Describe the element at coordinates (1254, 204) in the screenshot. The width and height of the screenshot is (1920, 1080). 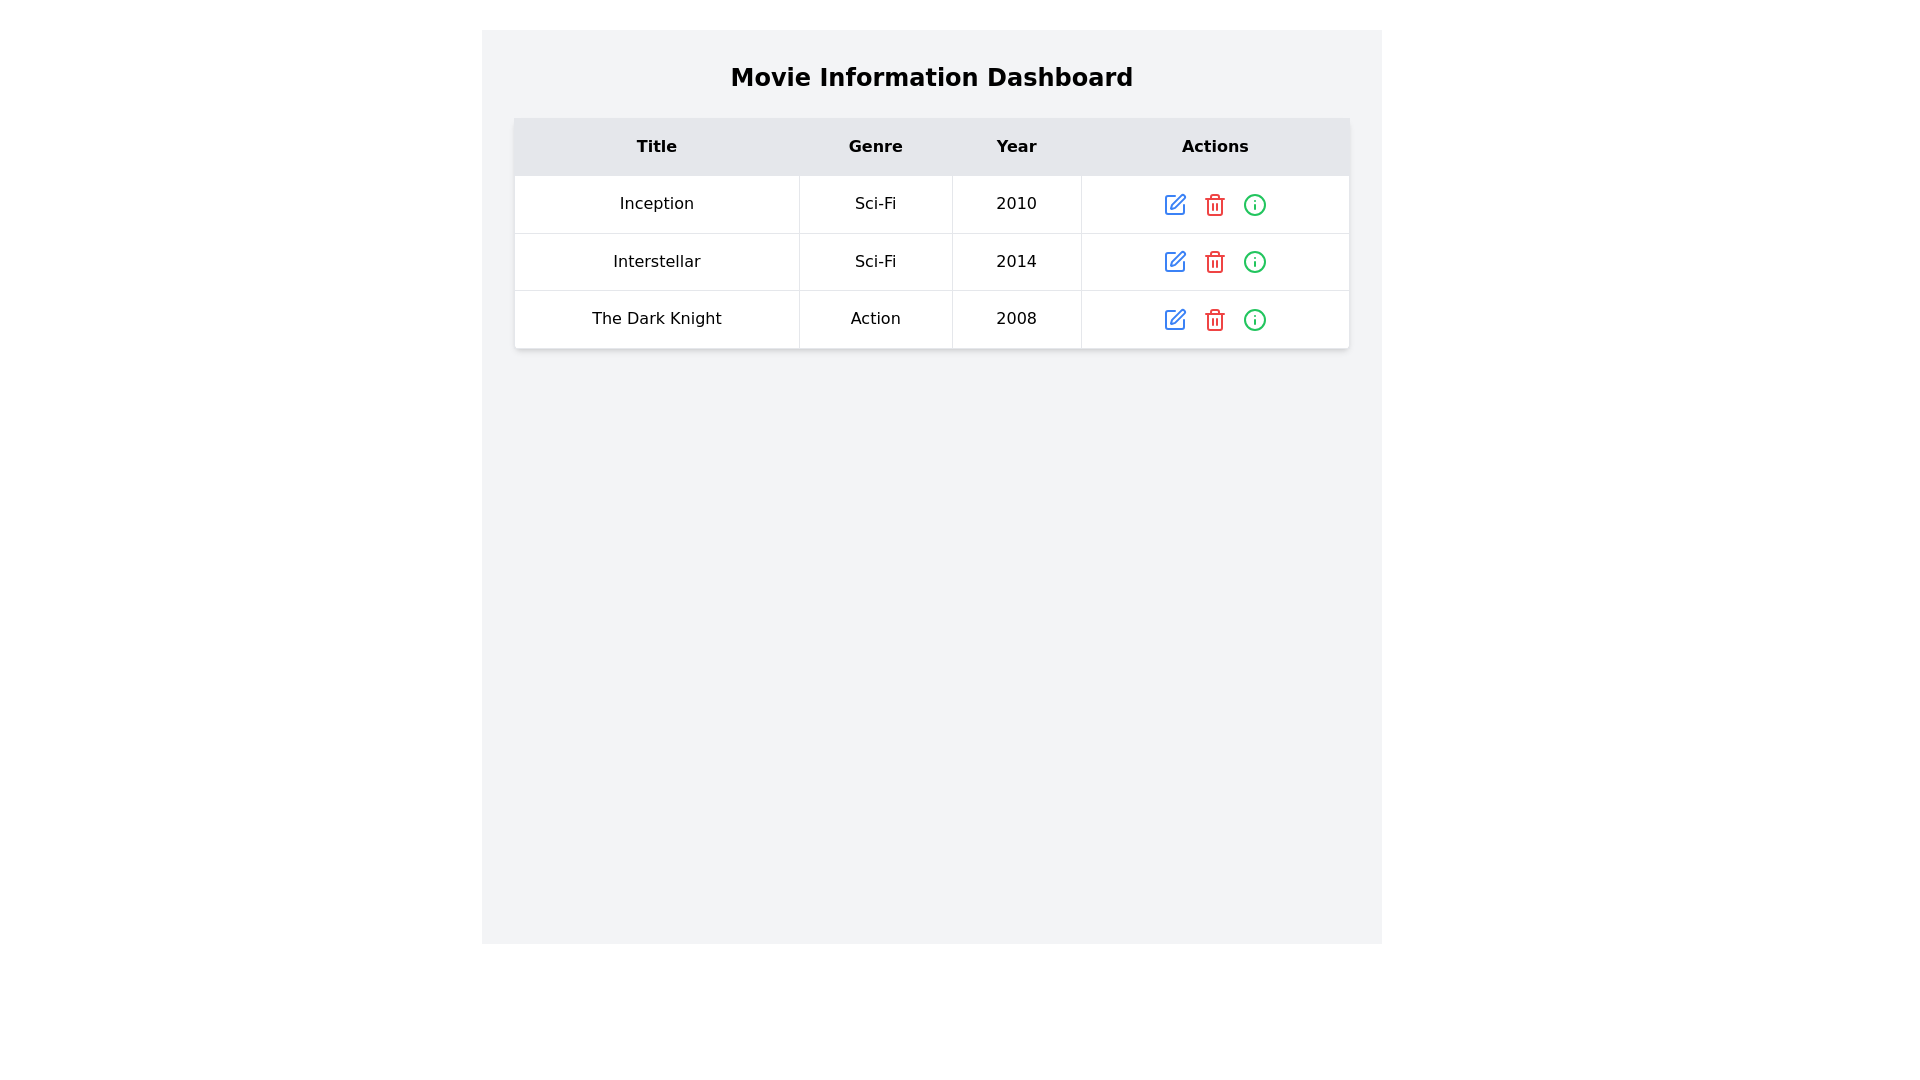
I see `the additional information icon for the movie 'Inception' located in the 'Actions' column of the first row in the table` at that location.